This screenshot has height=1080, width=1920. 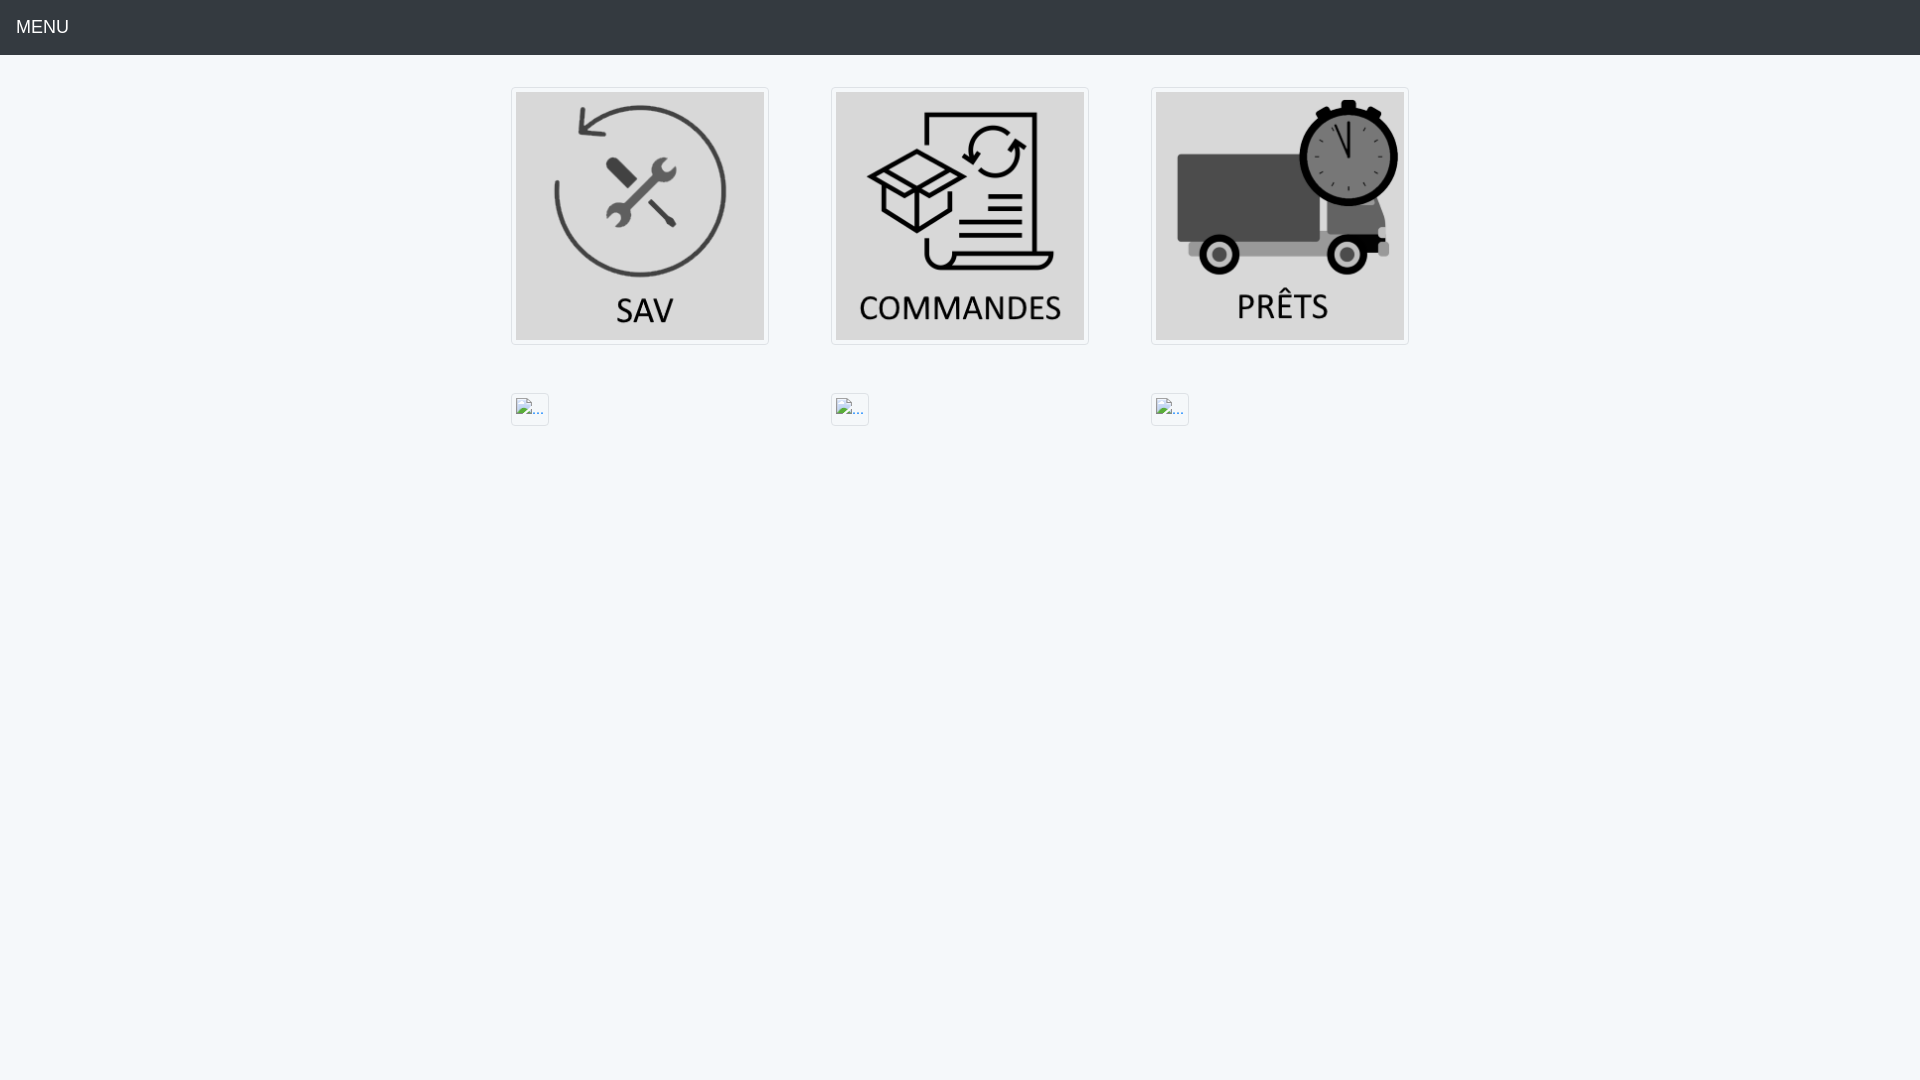 I want to click on 'MENU', so click(x=42, y=27).